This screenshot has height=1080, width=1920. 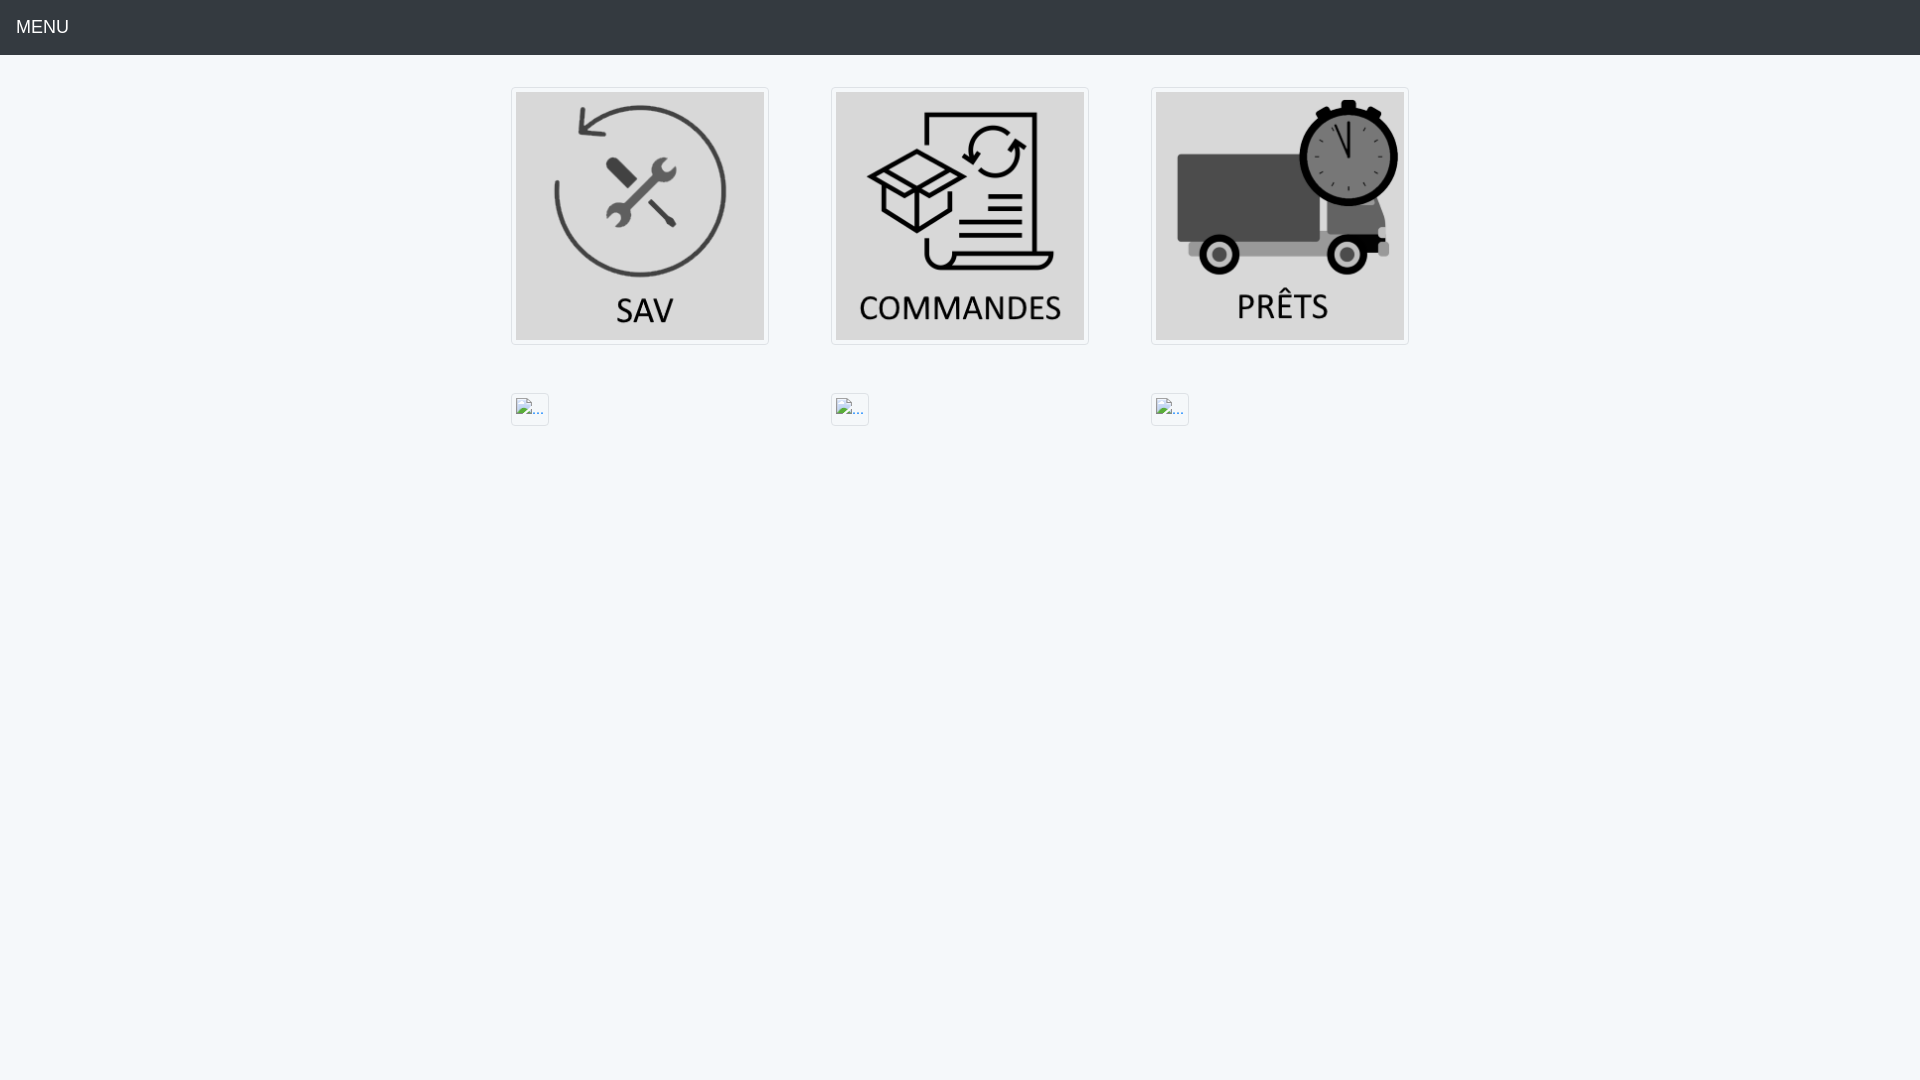 I want to click on 'MENU', so click(x=42, y=27).